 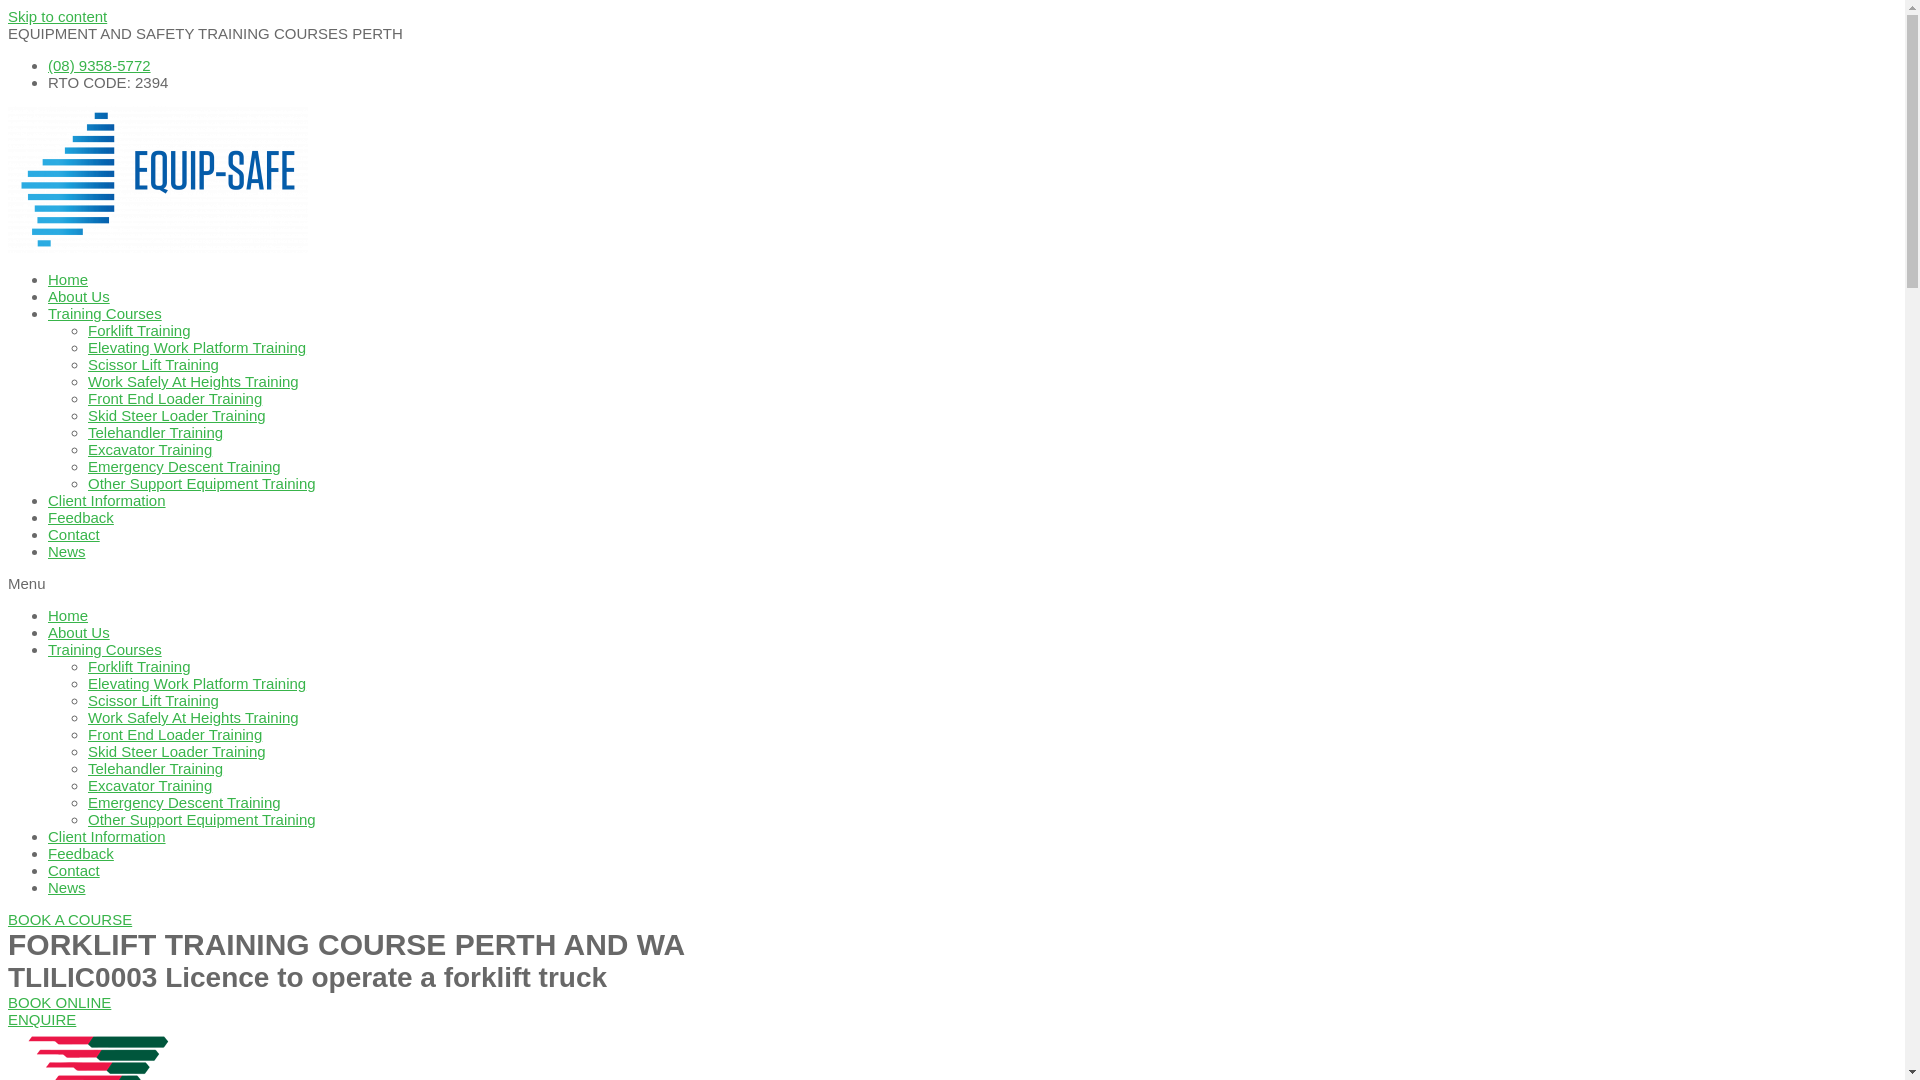 What do you see at coordinates (148, 784) in the screenshot?
I see `'Excavator Training'` at bounding box center [148, 784].